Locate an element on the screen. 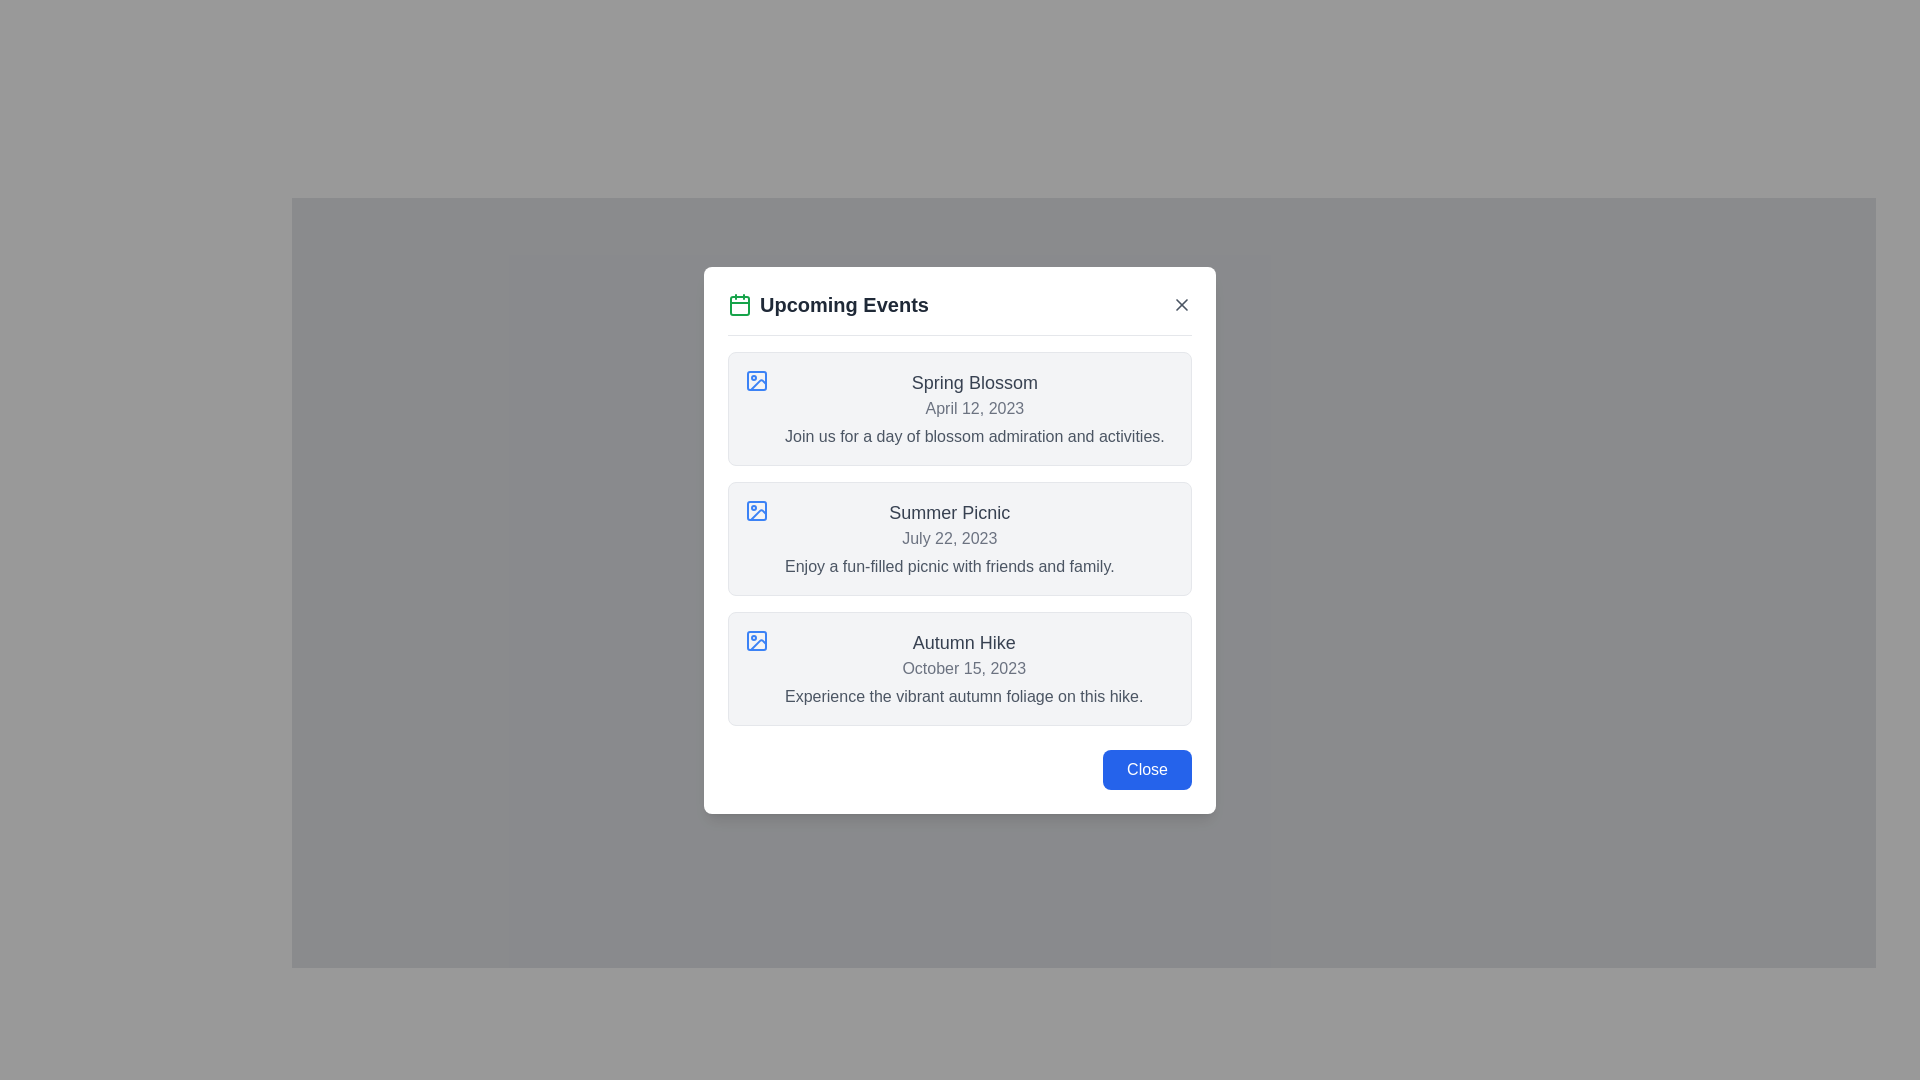 The width and height of the screenshot is (1920, 1080). the Text label indicating the scheduled date of the 'Autumn Hike' event, which is positioned below the title and above the event description in the 'Upcoming Events' modal is located at coordinates (964, 668).